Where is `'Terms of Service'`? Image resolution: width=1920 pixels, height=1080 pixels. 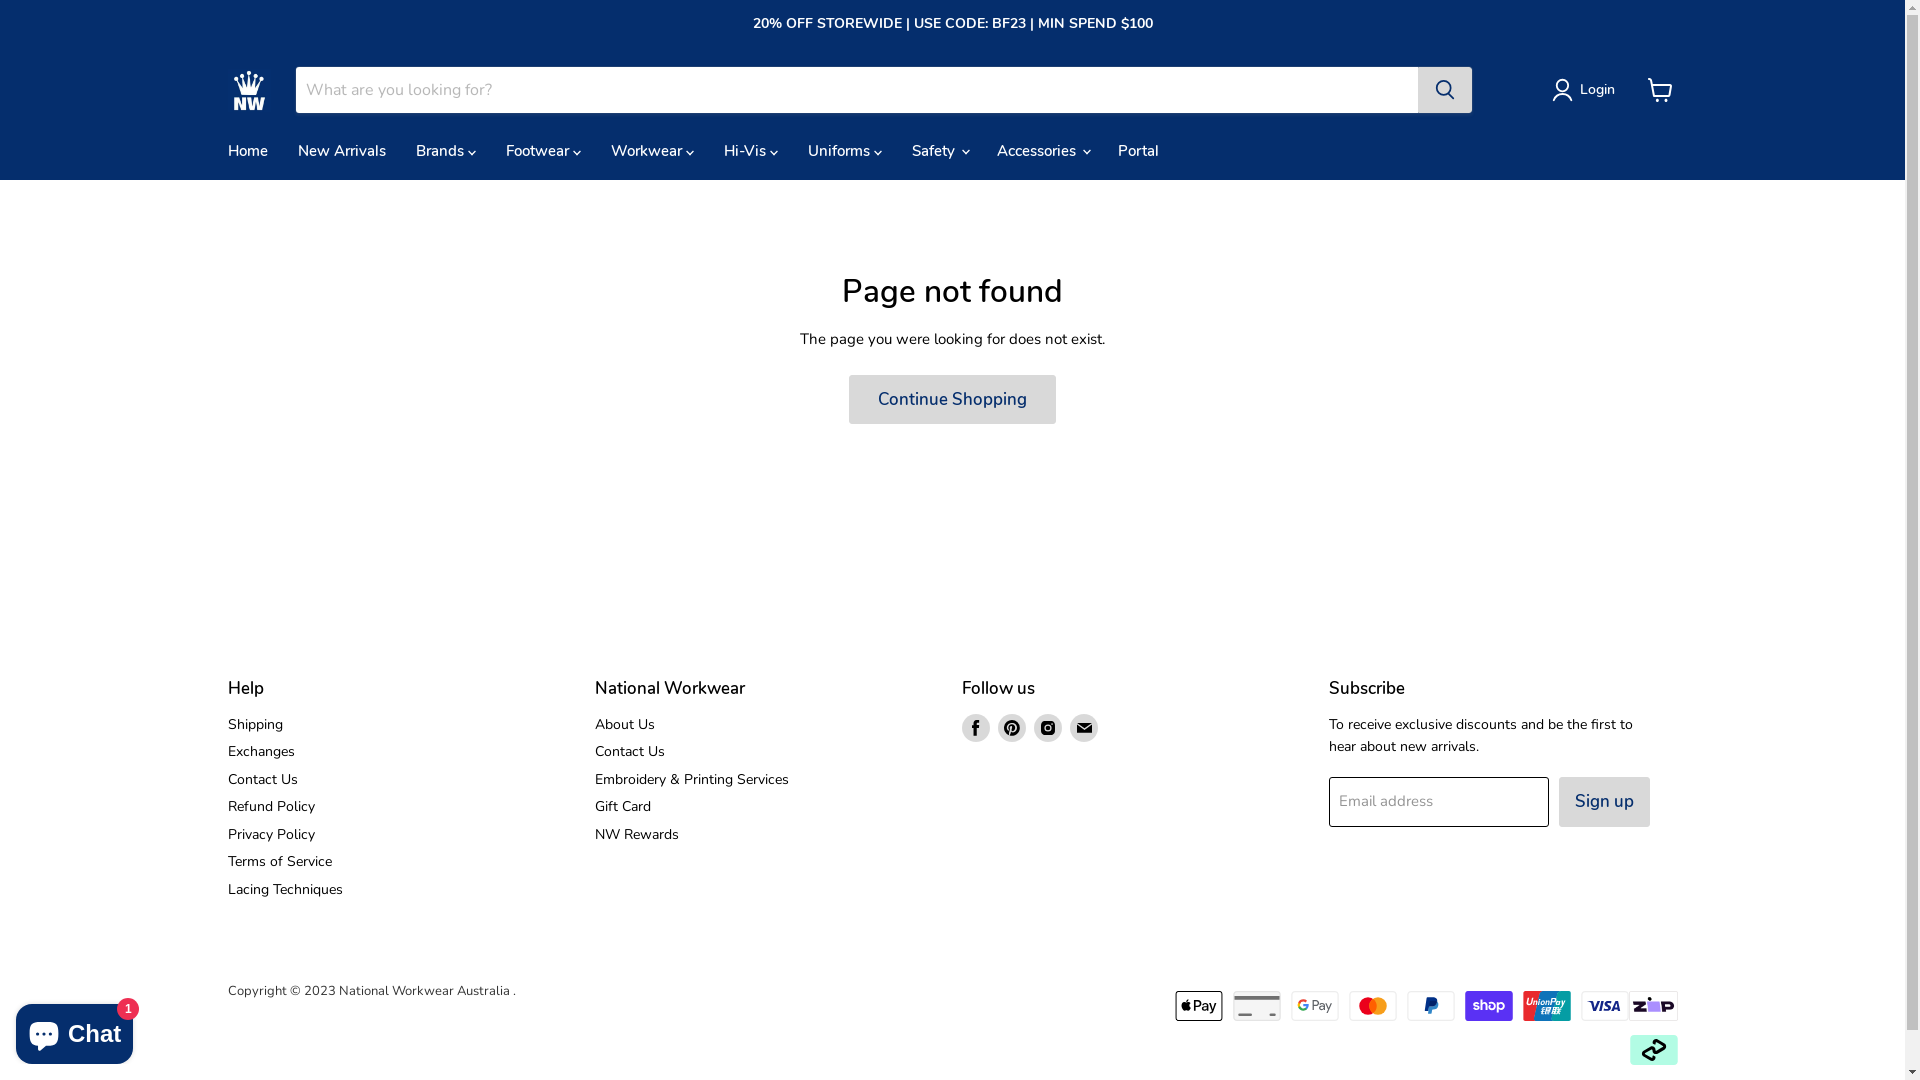 'Terms of Service' is located at coordinates (278, 860).